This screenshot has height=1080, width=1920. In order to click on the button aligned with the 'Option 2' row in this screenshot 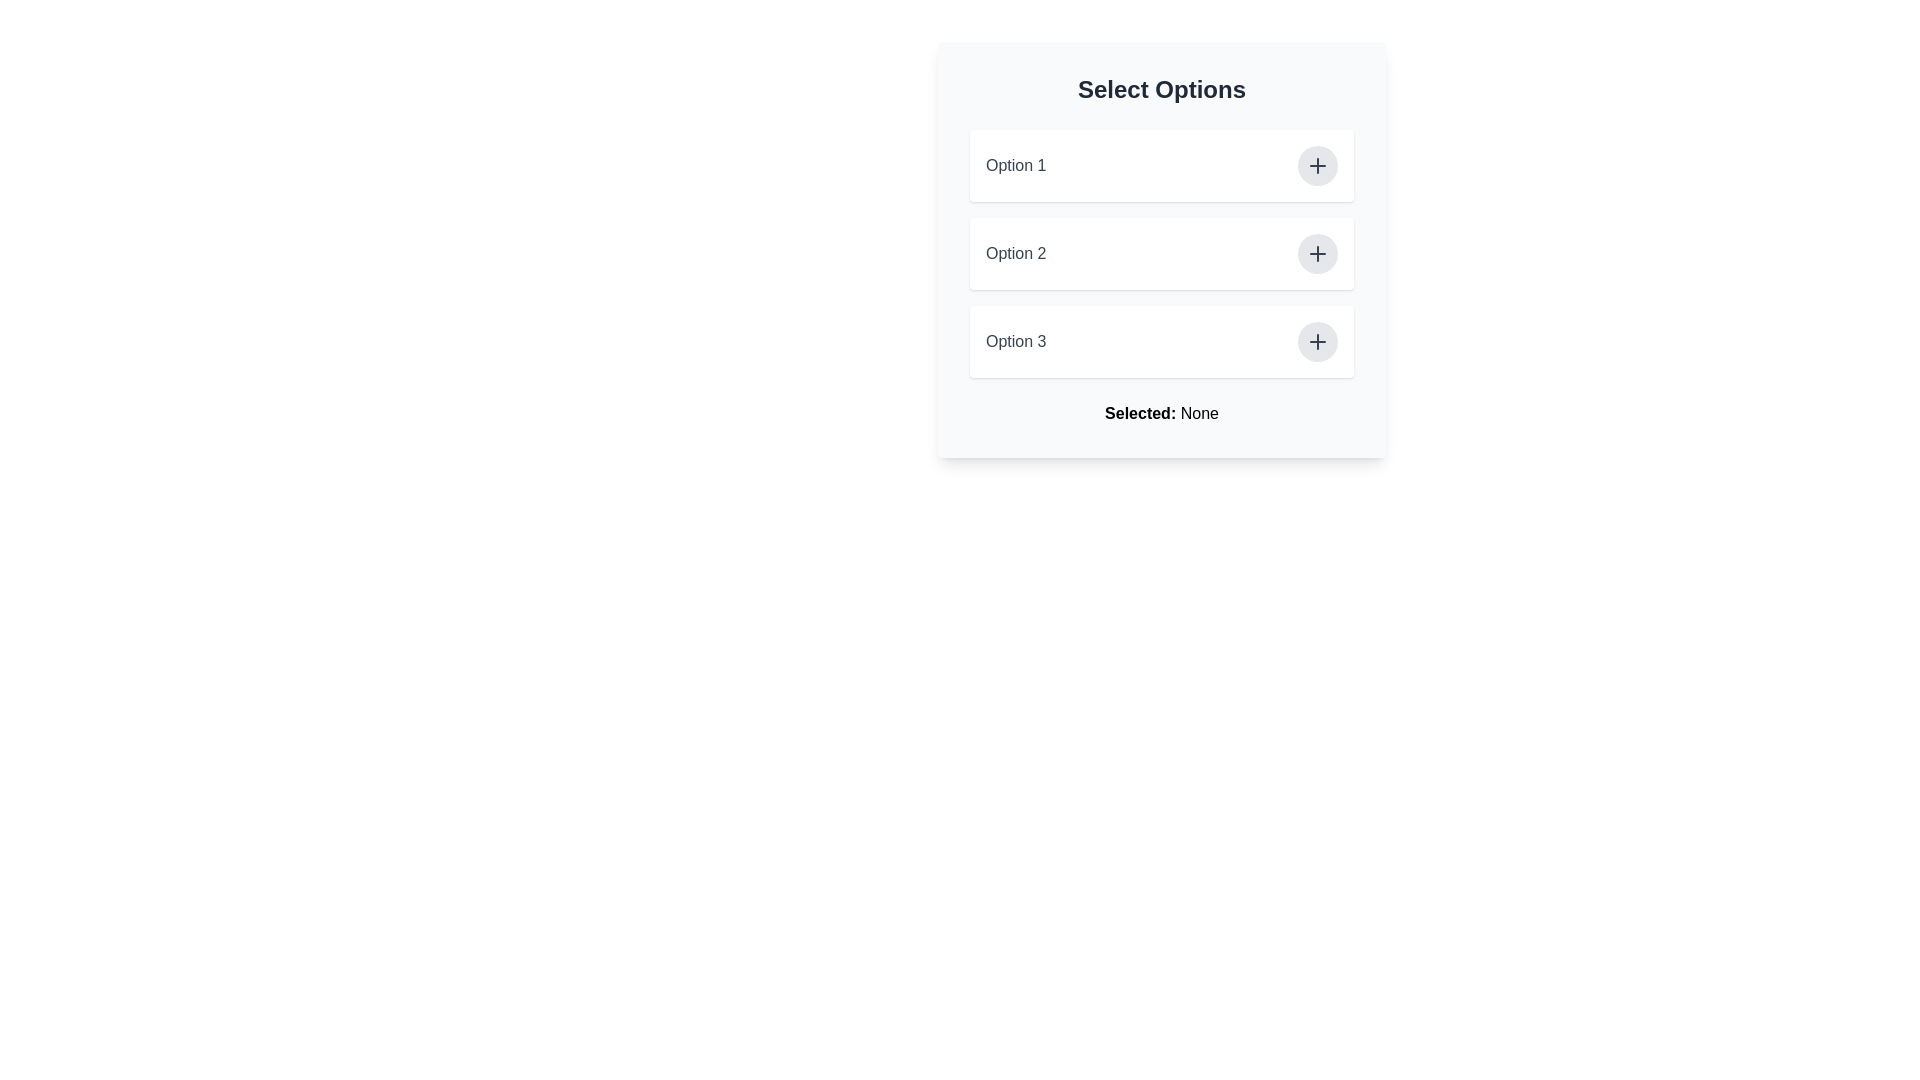, I will do `click(1318, 253)`.